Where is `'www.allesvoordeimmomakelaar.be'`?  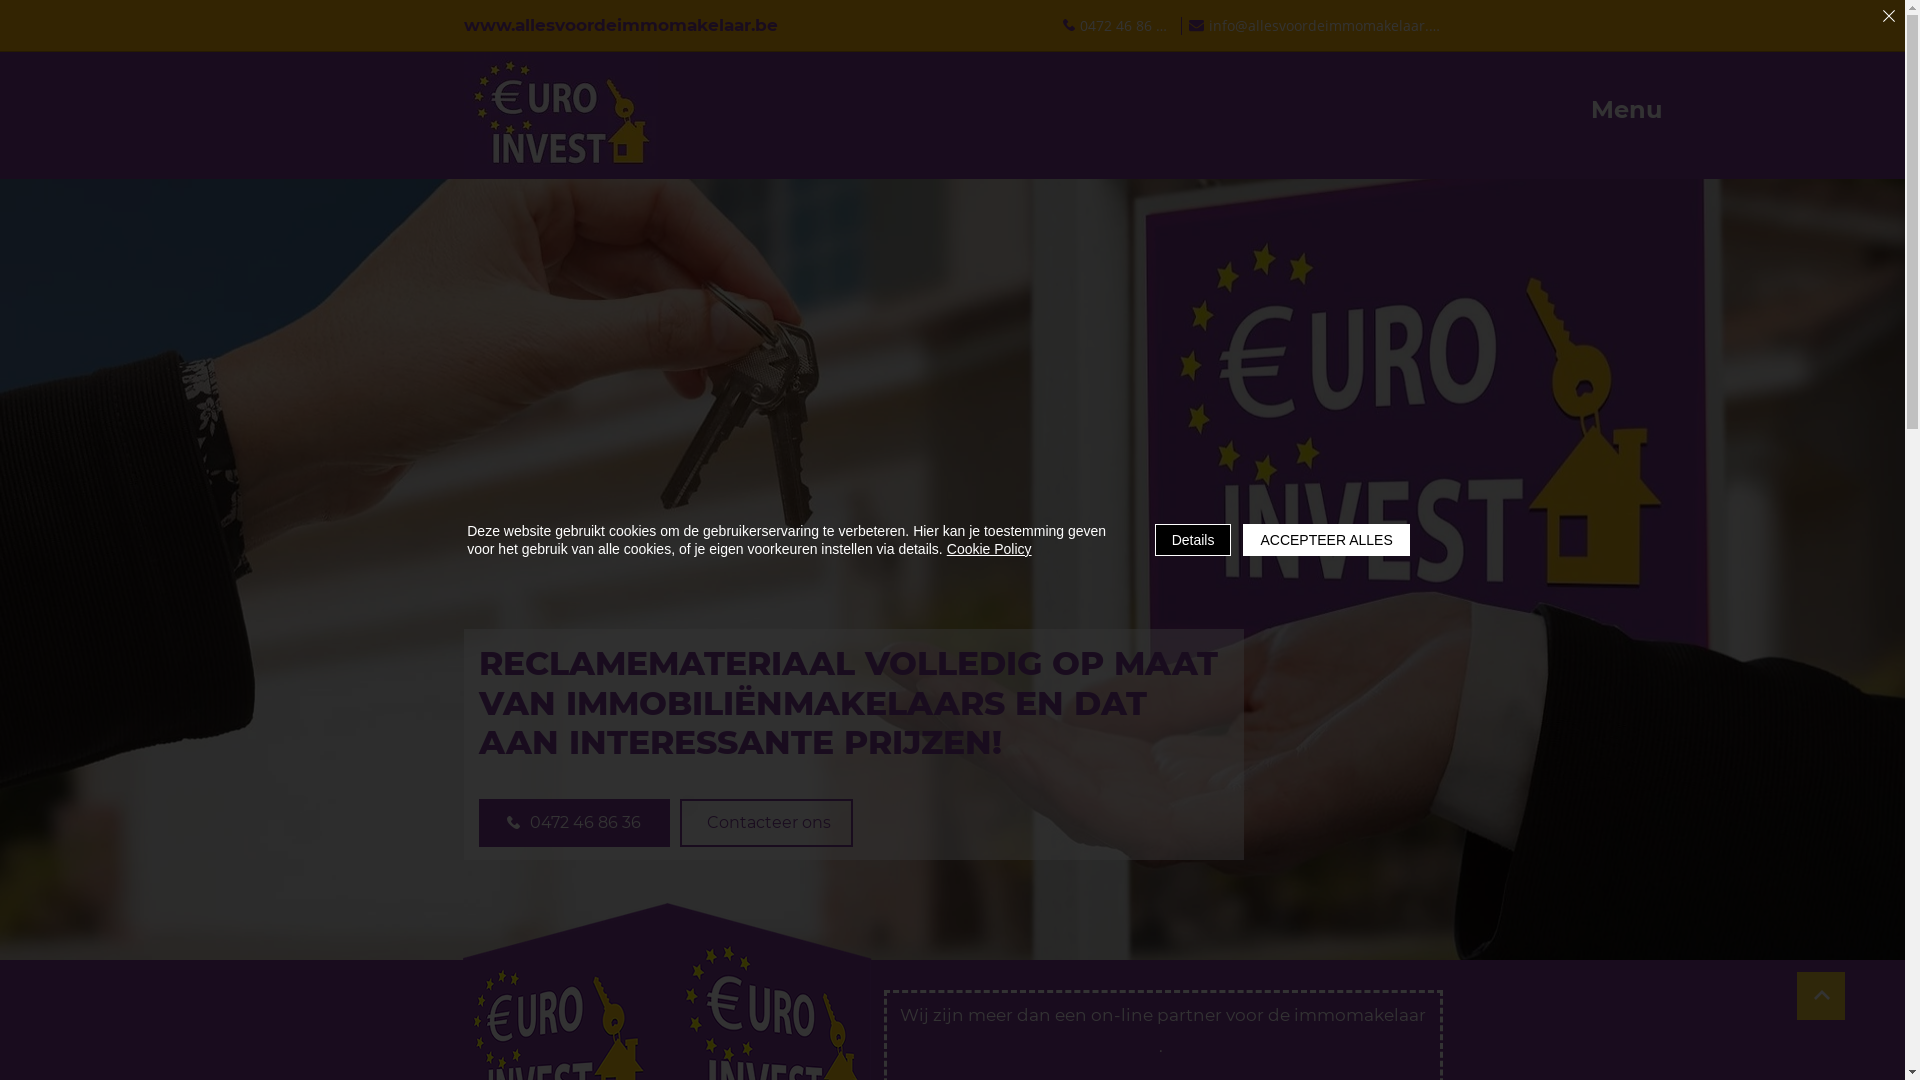
'www.allesvoordeimmomakelaar.be' is located at coordinates (619, 24).